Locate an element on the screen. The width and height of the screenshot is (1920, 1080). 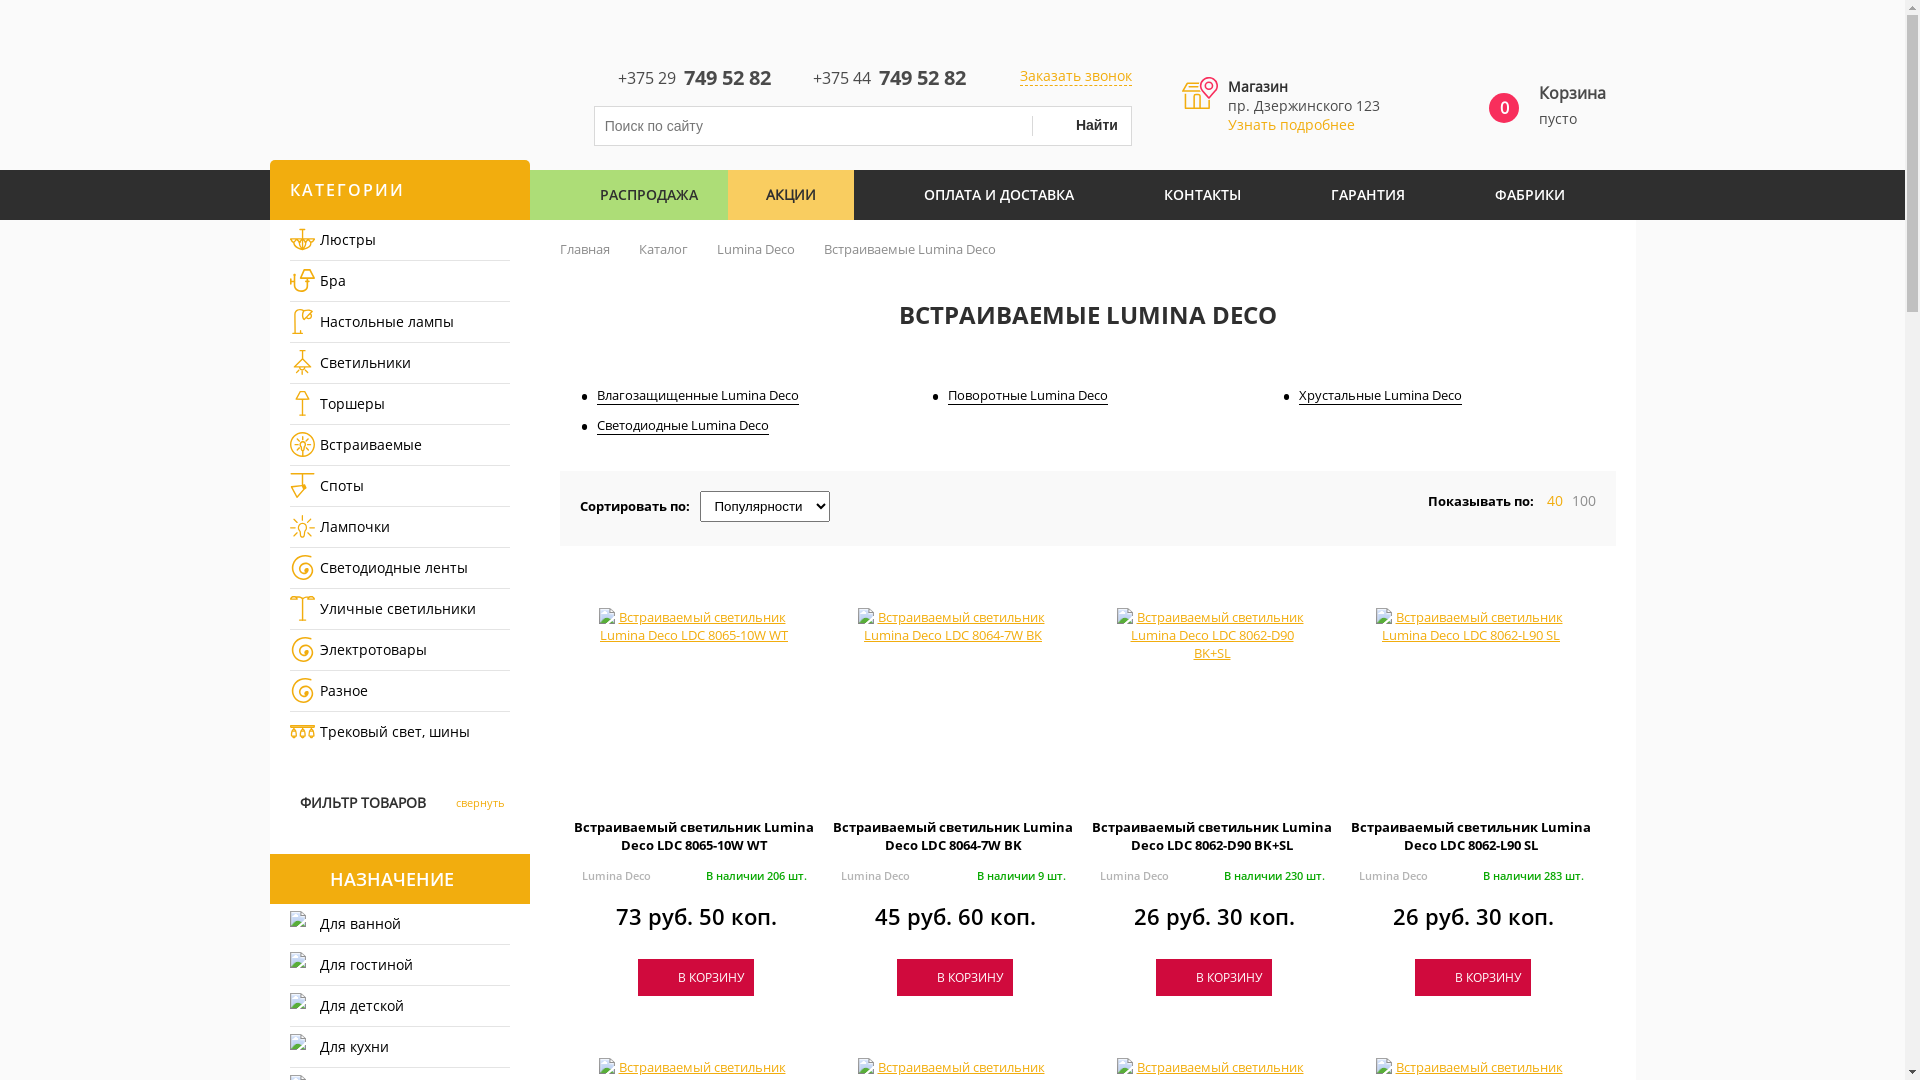
'+375 44 749 52 82' is located at coordinates (874, 75).